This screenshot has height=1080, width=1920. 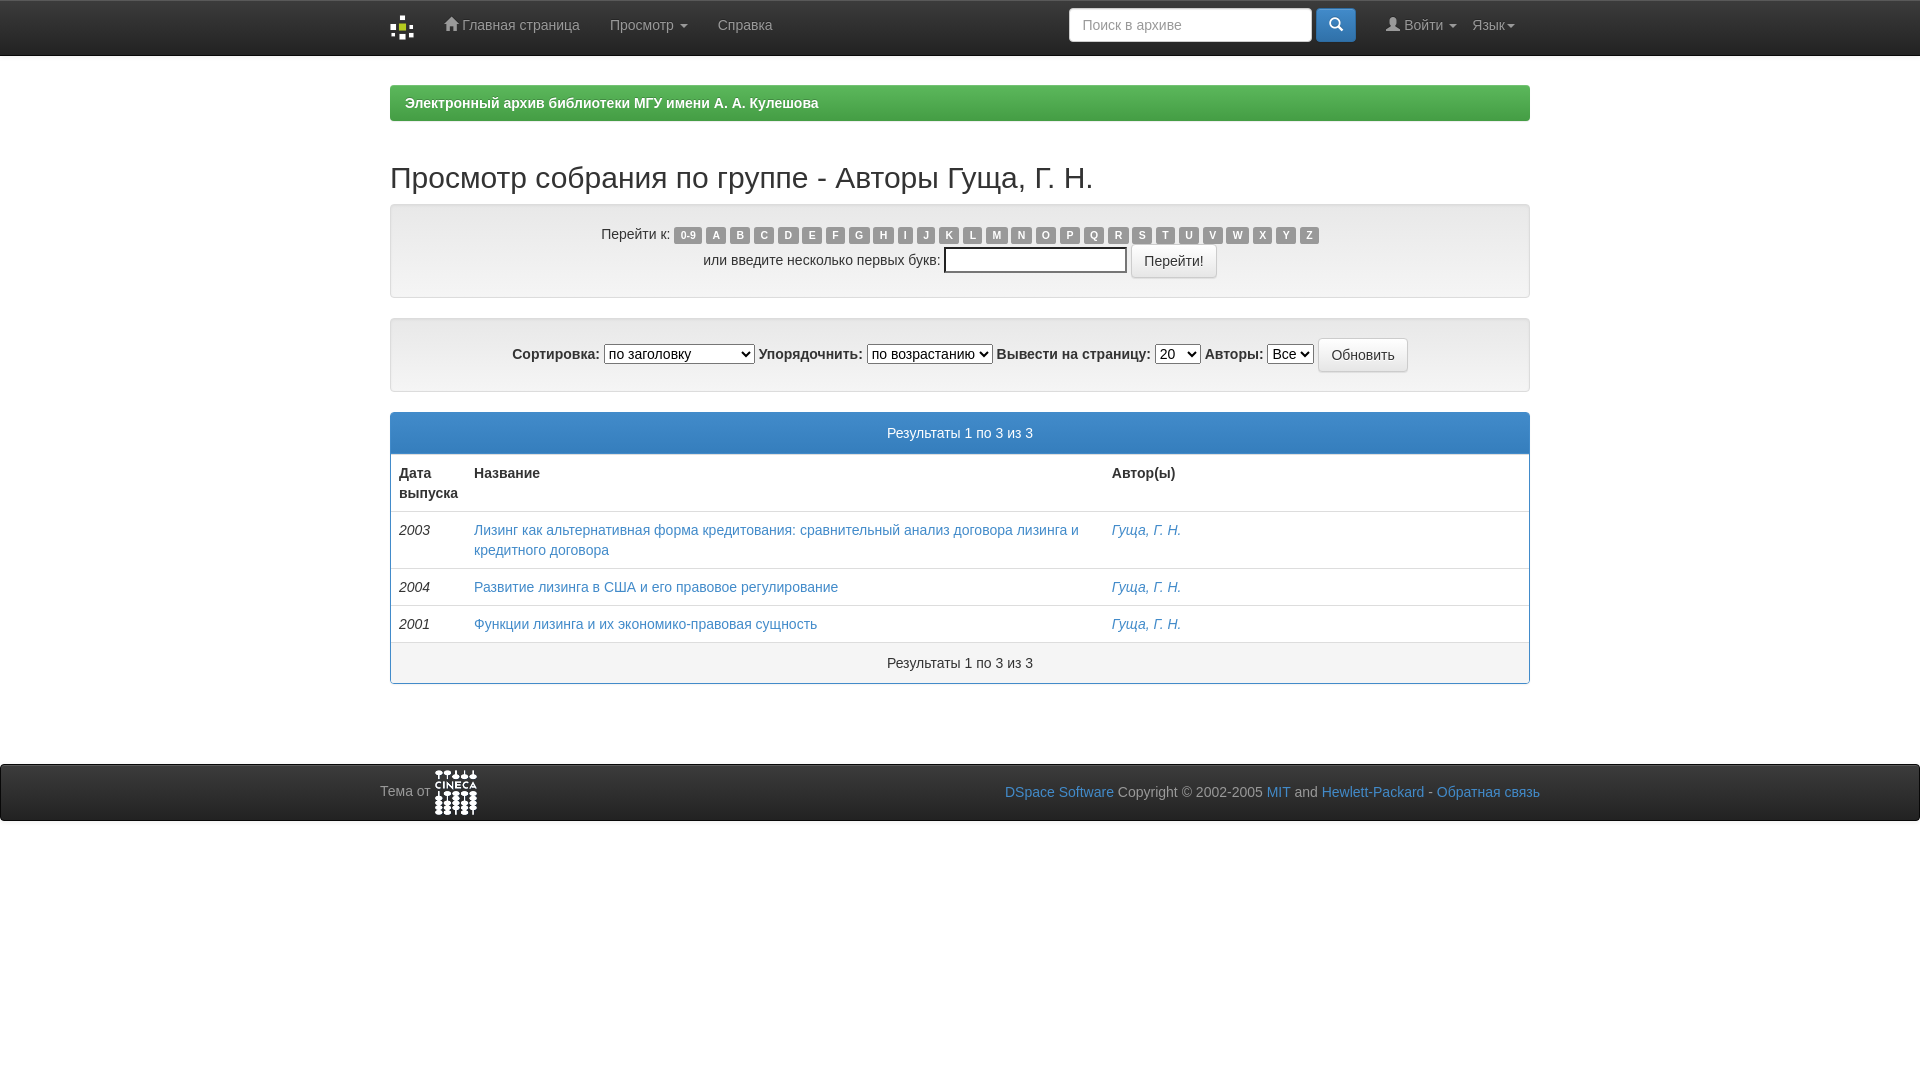 I want to click on 'U', so click(x=1189, y=234).